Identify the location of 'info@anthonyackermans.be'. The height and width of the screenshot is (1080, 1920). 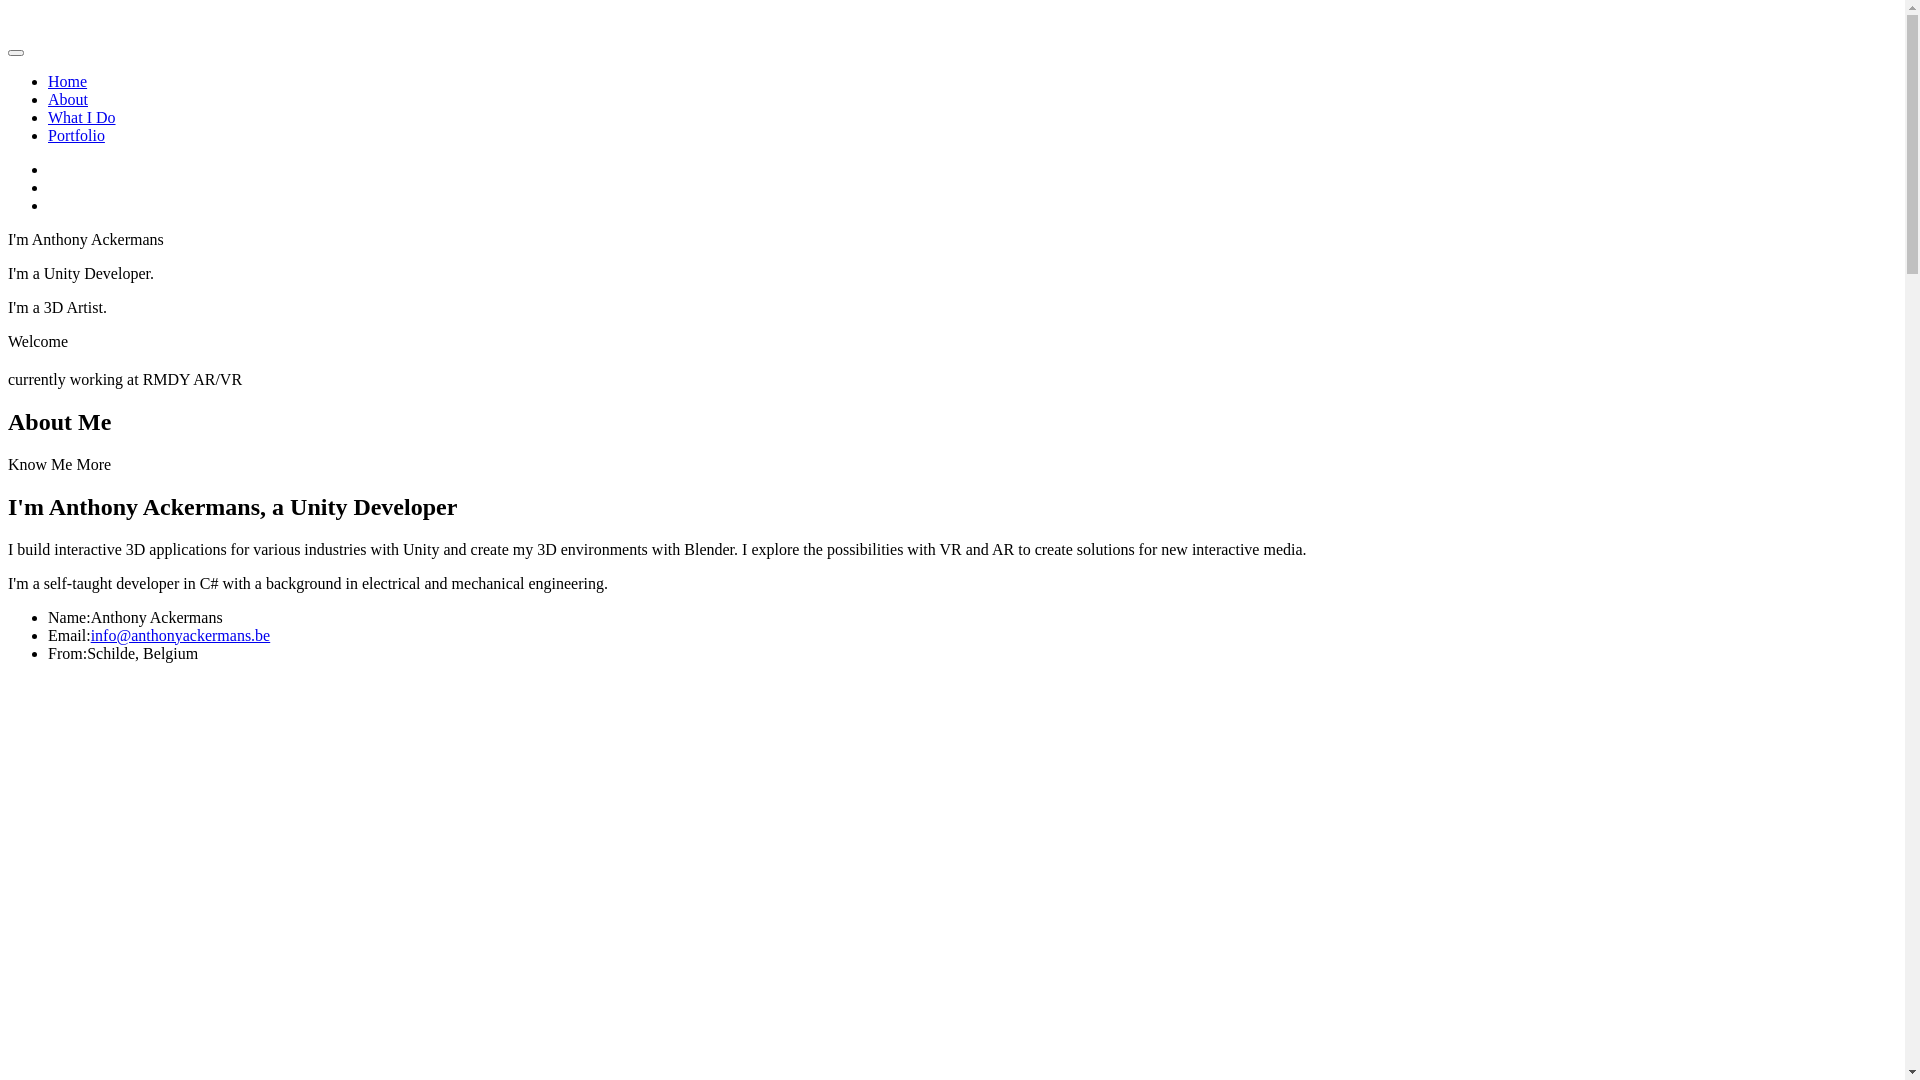
(181, 635).